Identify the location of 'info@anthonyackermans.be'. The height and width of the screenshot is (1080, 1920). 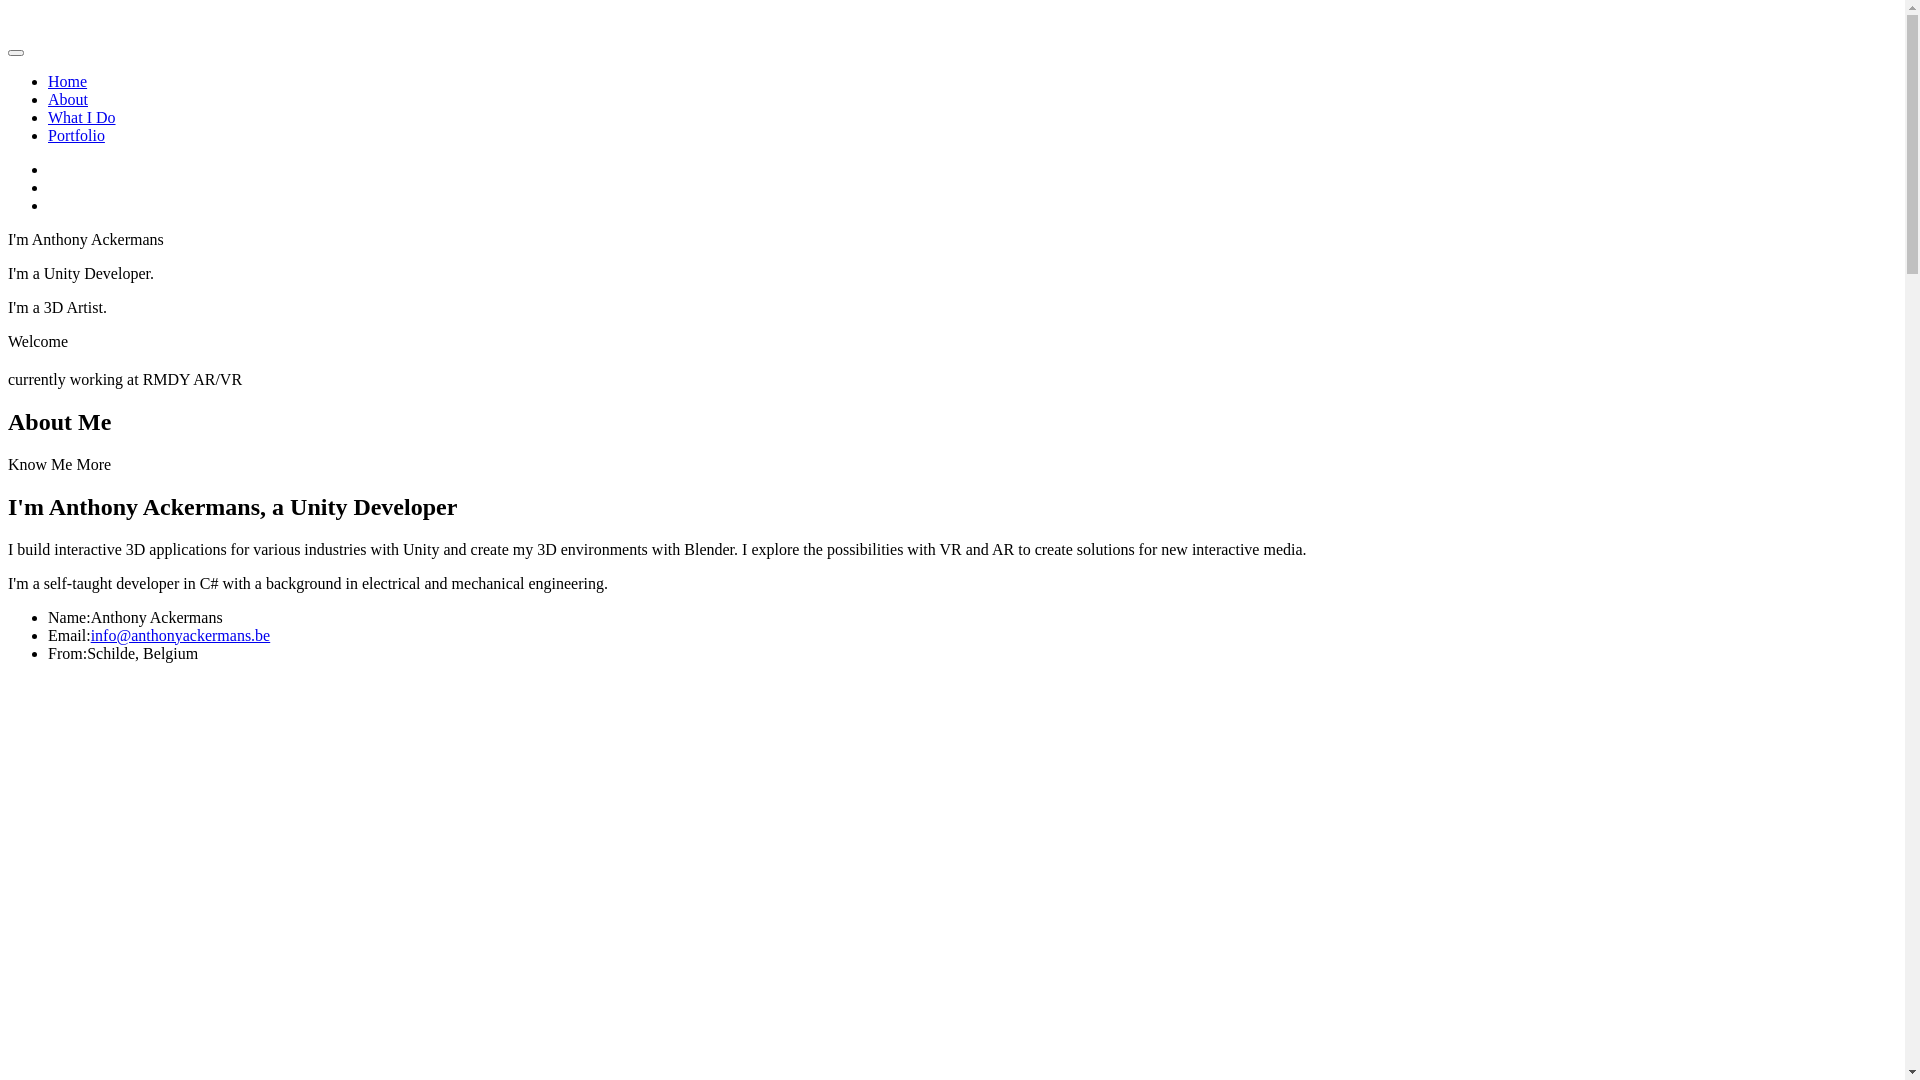
(181, 635).